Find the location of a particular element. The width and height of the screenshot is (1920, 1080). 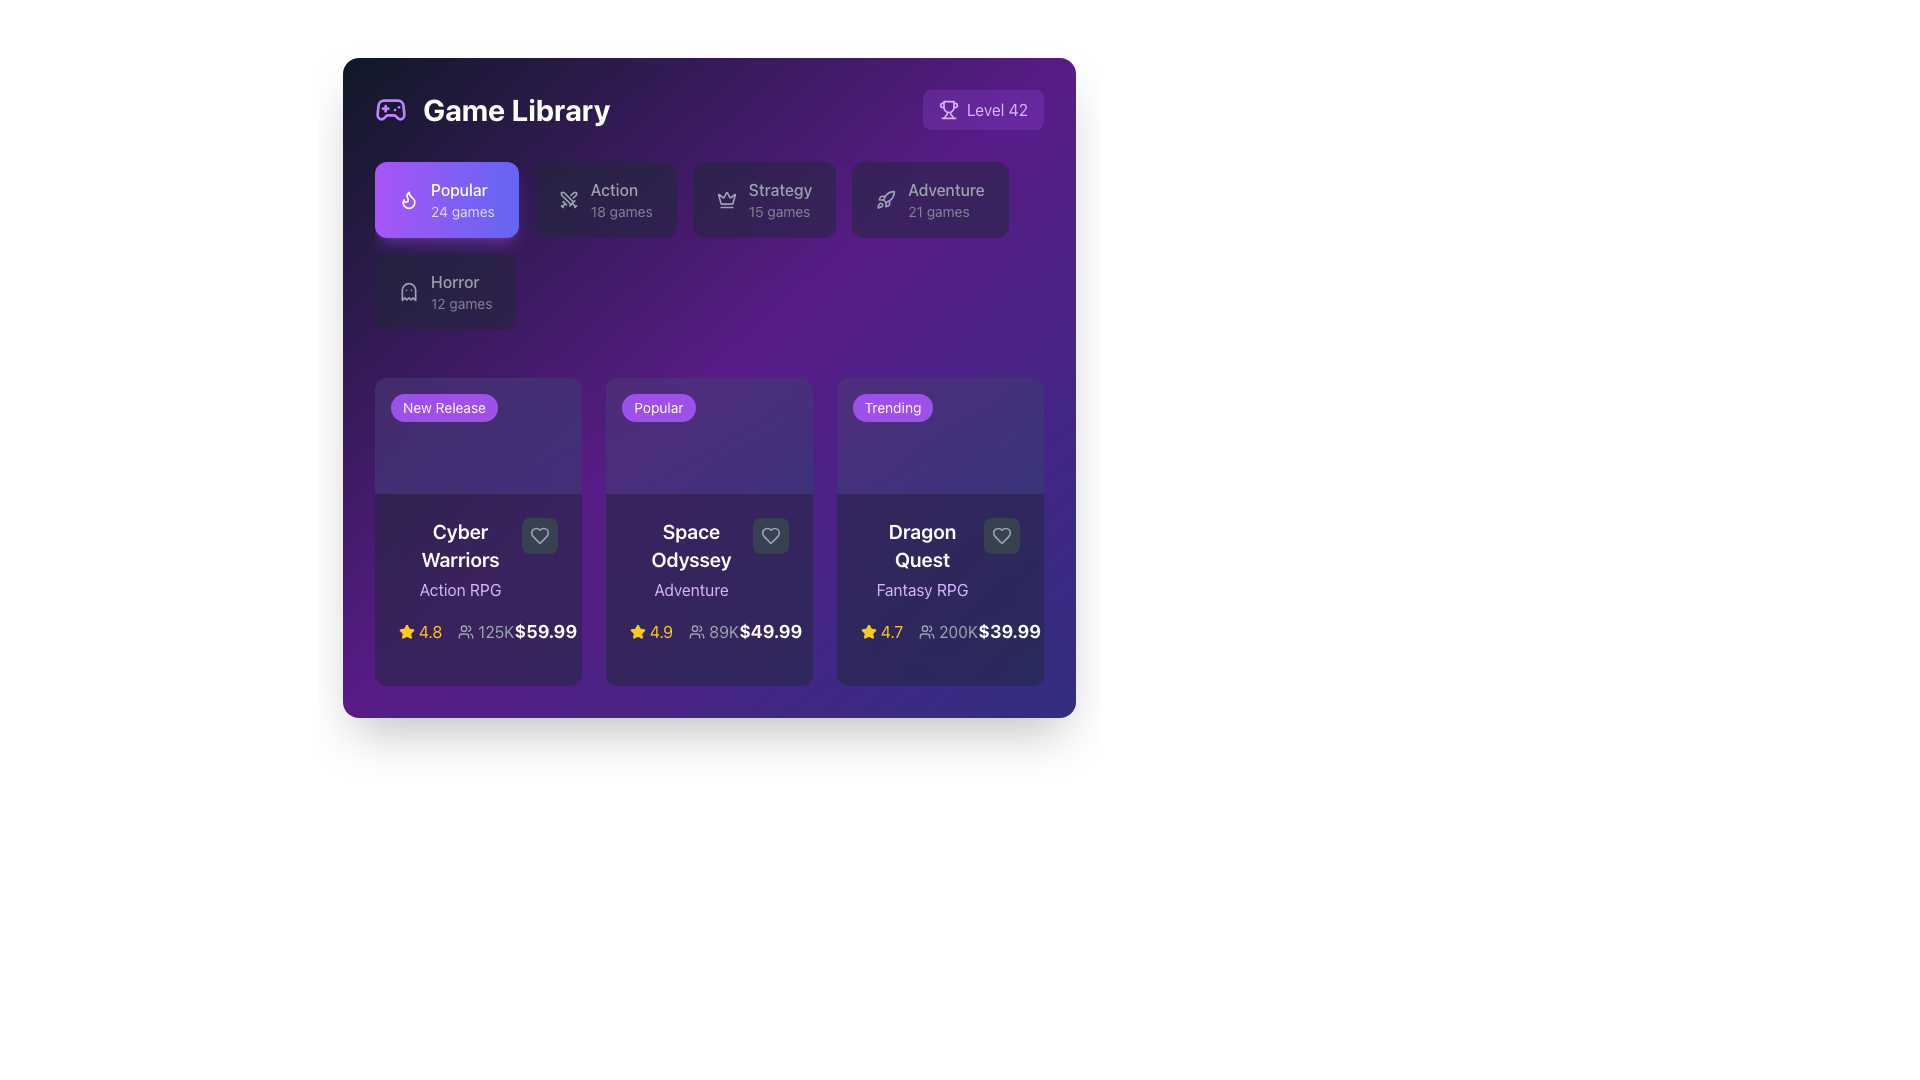

the filter button for the 'Horror' game category, which is located in the second row of game category cards, directly below the 'Popular' card and is the fourth card from the left is located at coordinates (444, 292).